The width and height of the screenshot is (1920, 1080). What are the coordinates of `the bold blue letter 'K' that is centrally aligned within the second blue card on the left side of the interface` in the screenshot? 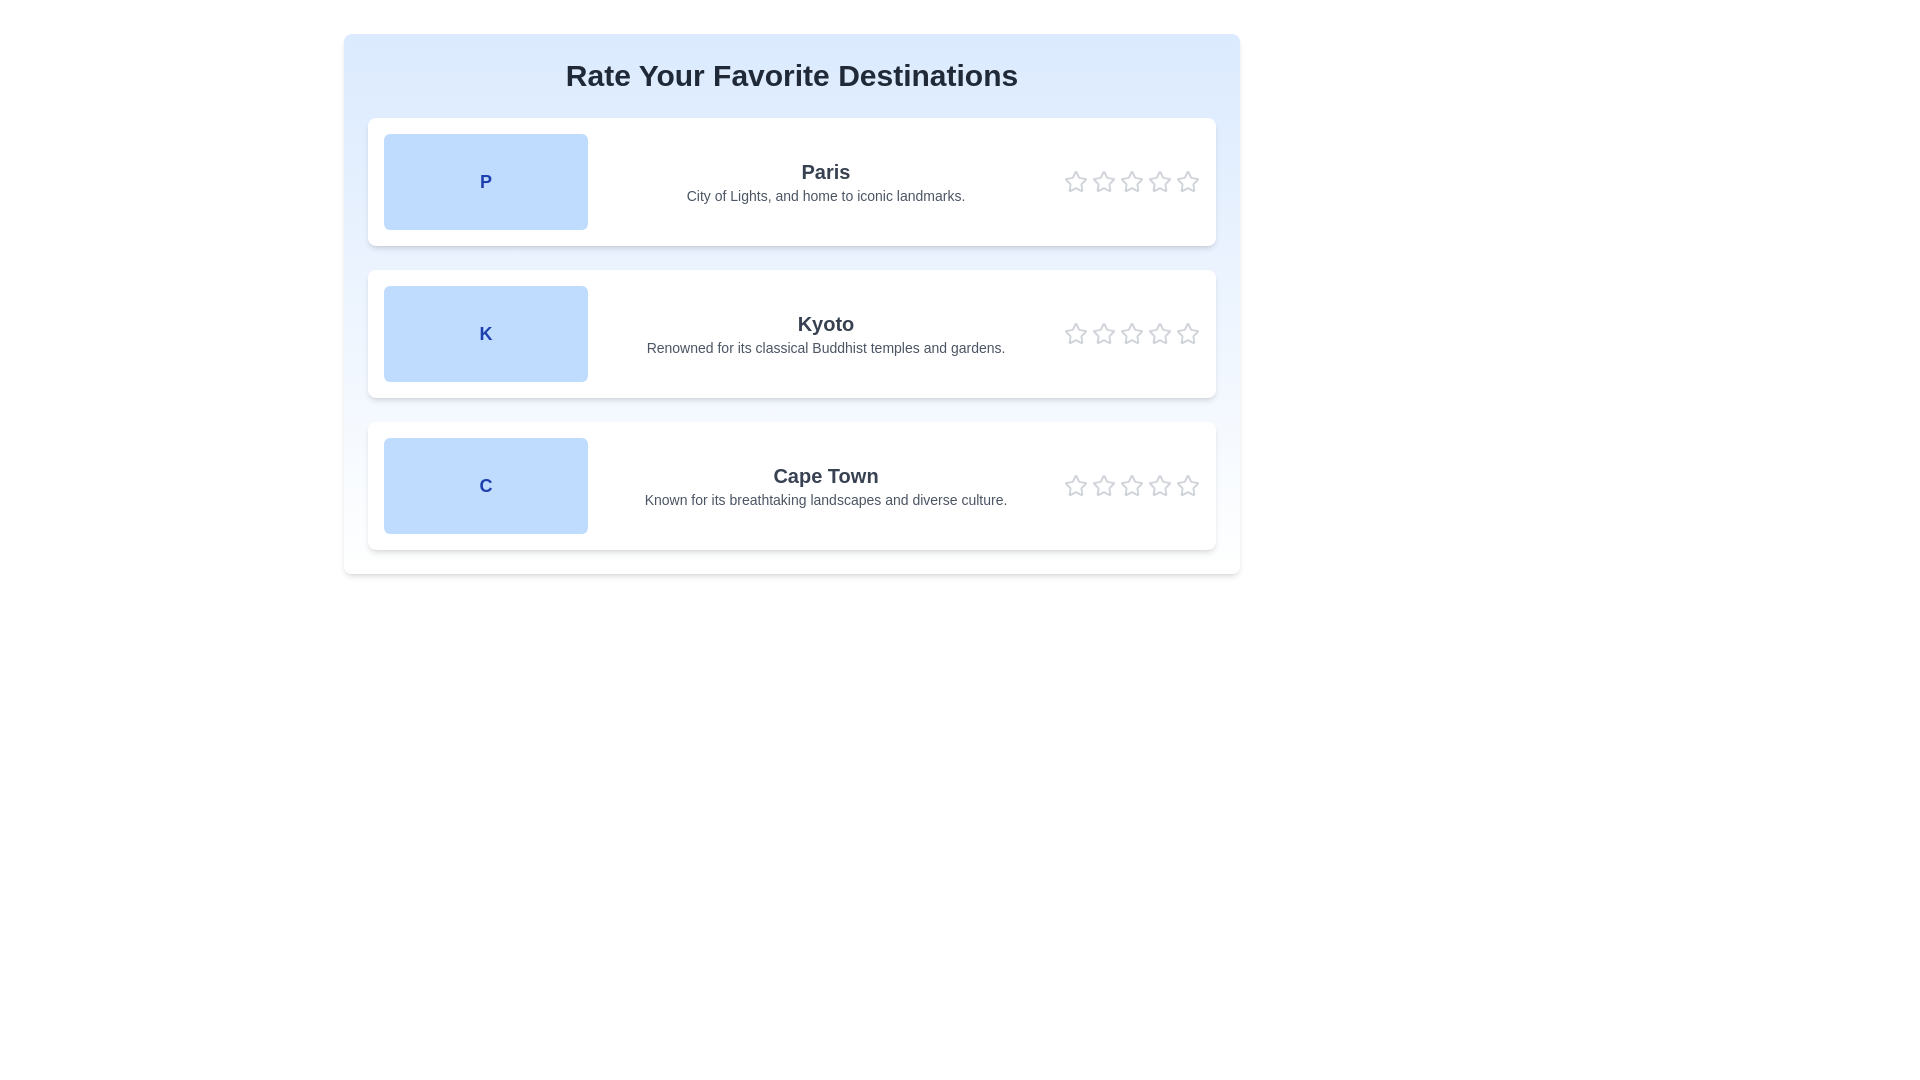 It's located at (485, 333).